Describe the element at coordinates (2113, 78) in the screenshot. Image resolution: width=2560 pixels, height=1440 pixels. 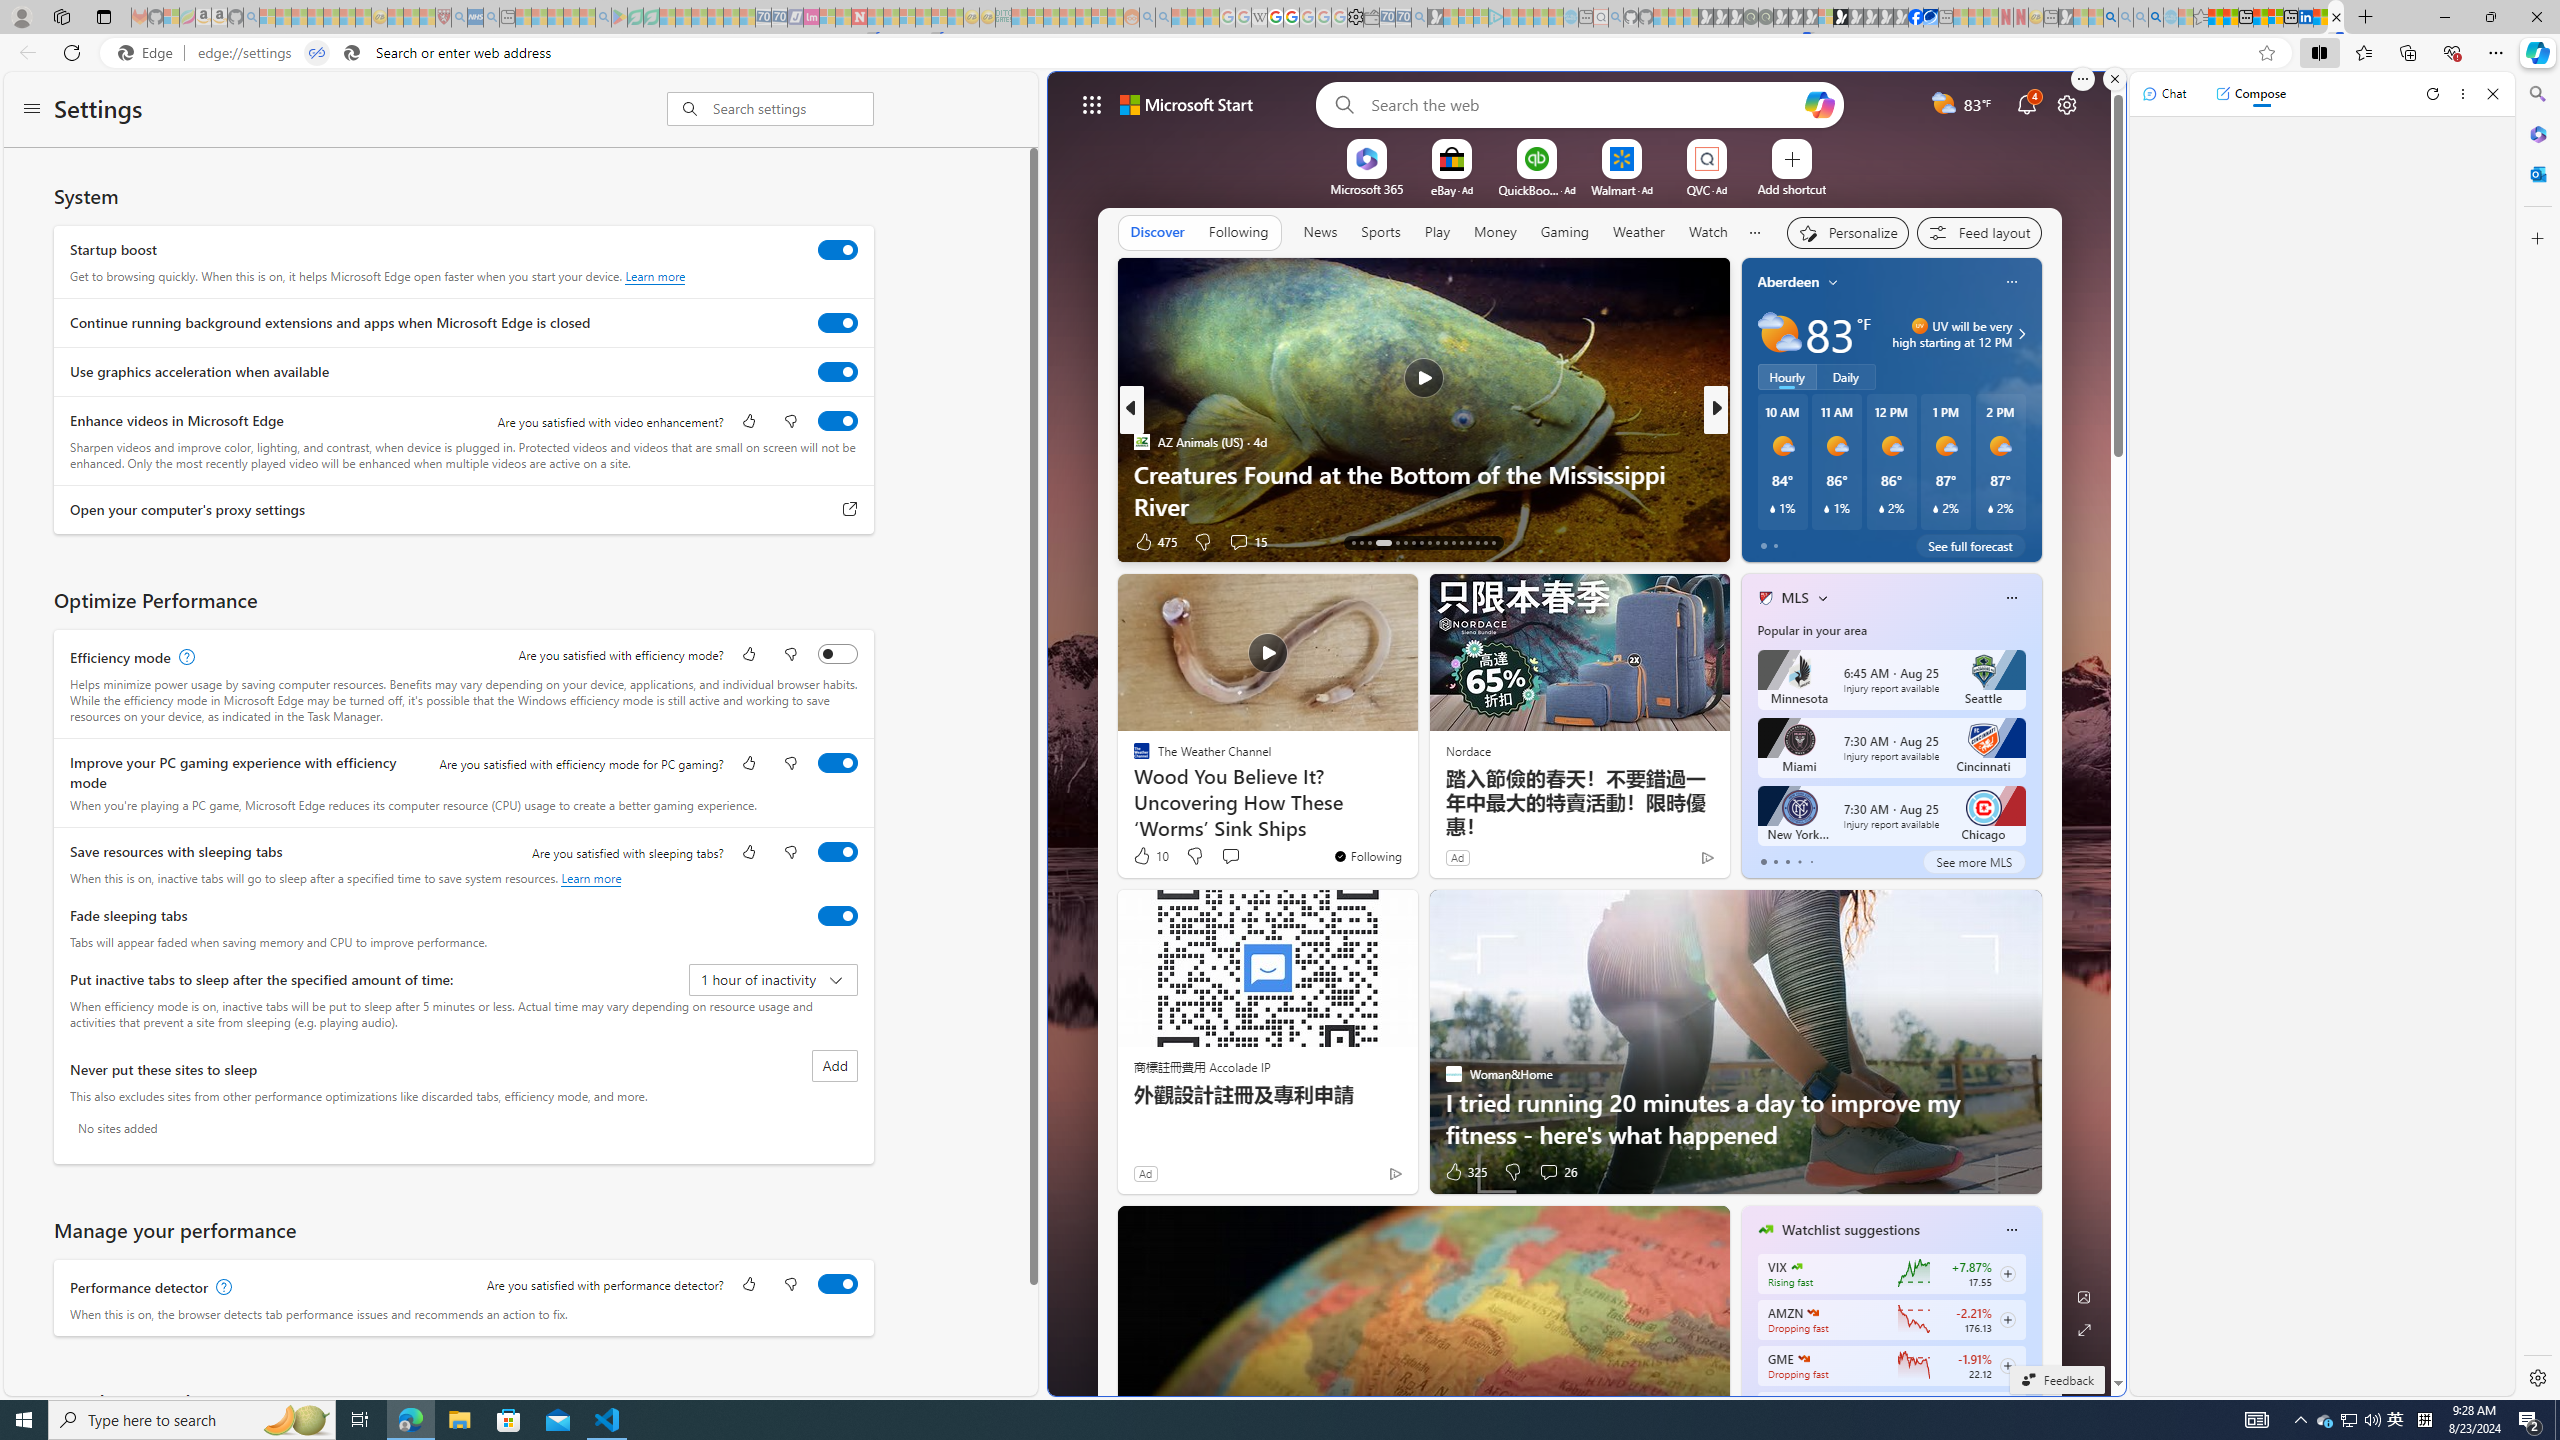
I see `'Close split screen.'` at that location.